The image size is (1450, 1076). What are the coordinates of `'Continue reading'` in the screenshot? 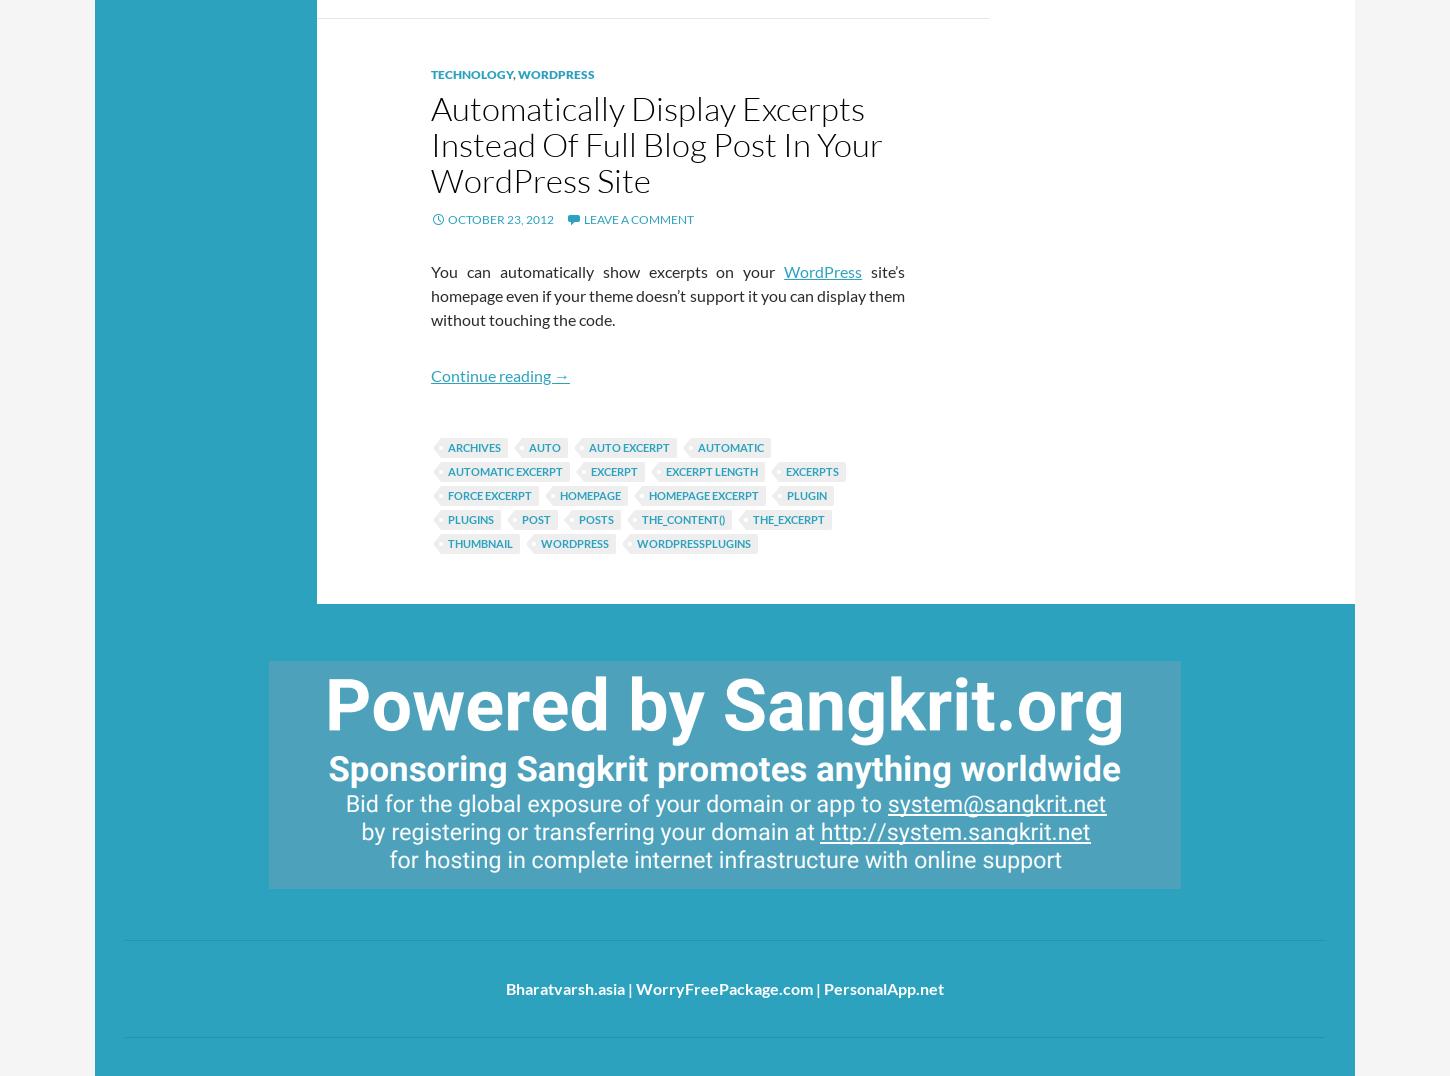 It's located at (492, 374).